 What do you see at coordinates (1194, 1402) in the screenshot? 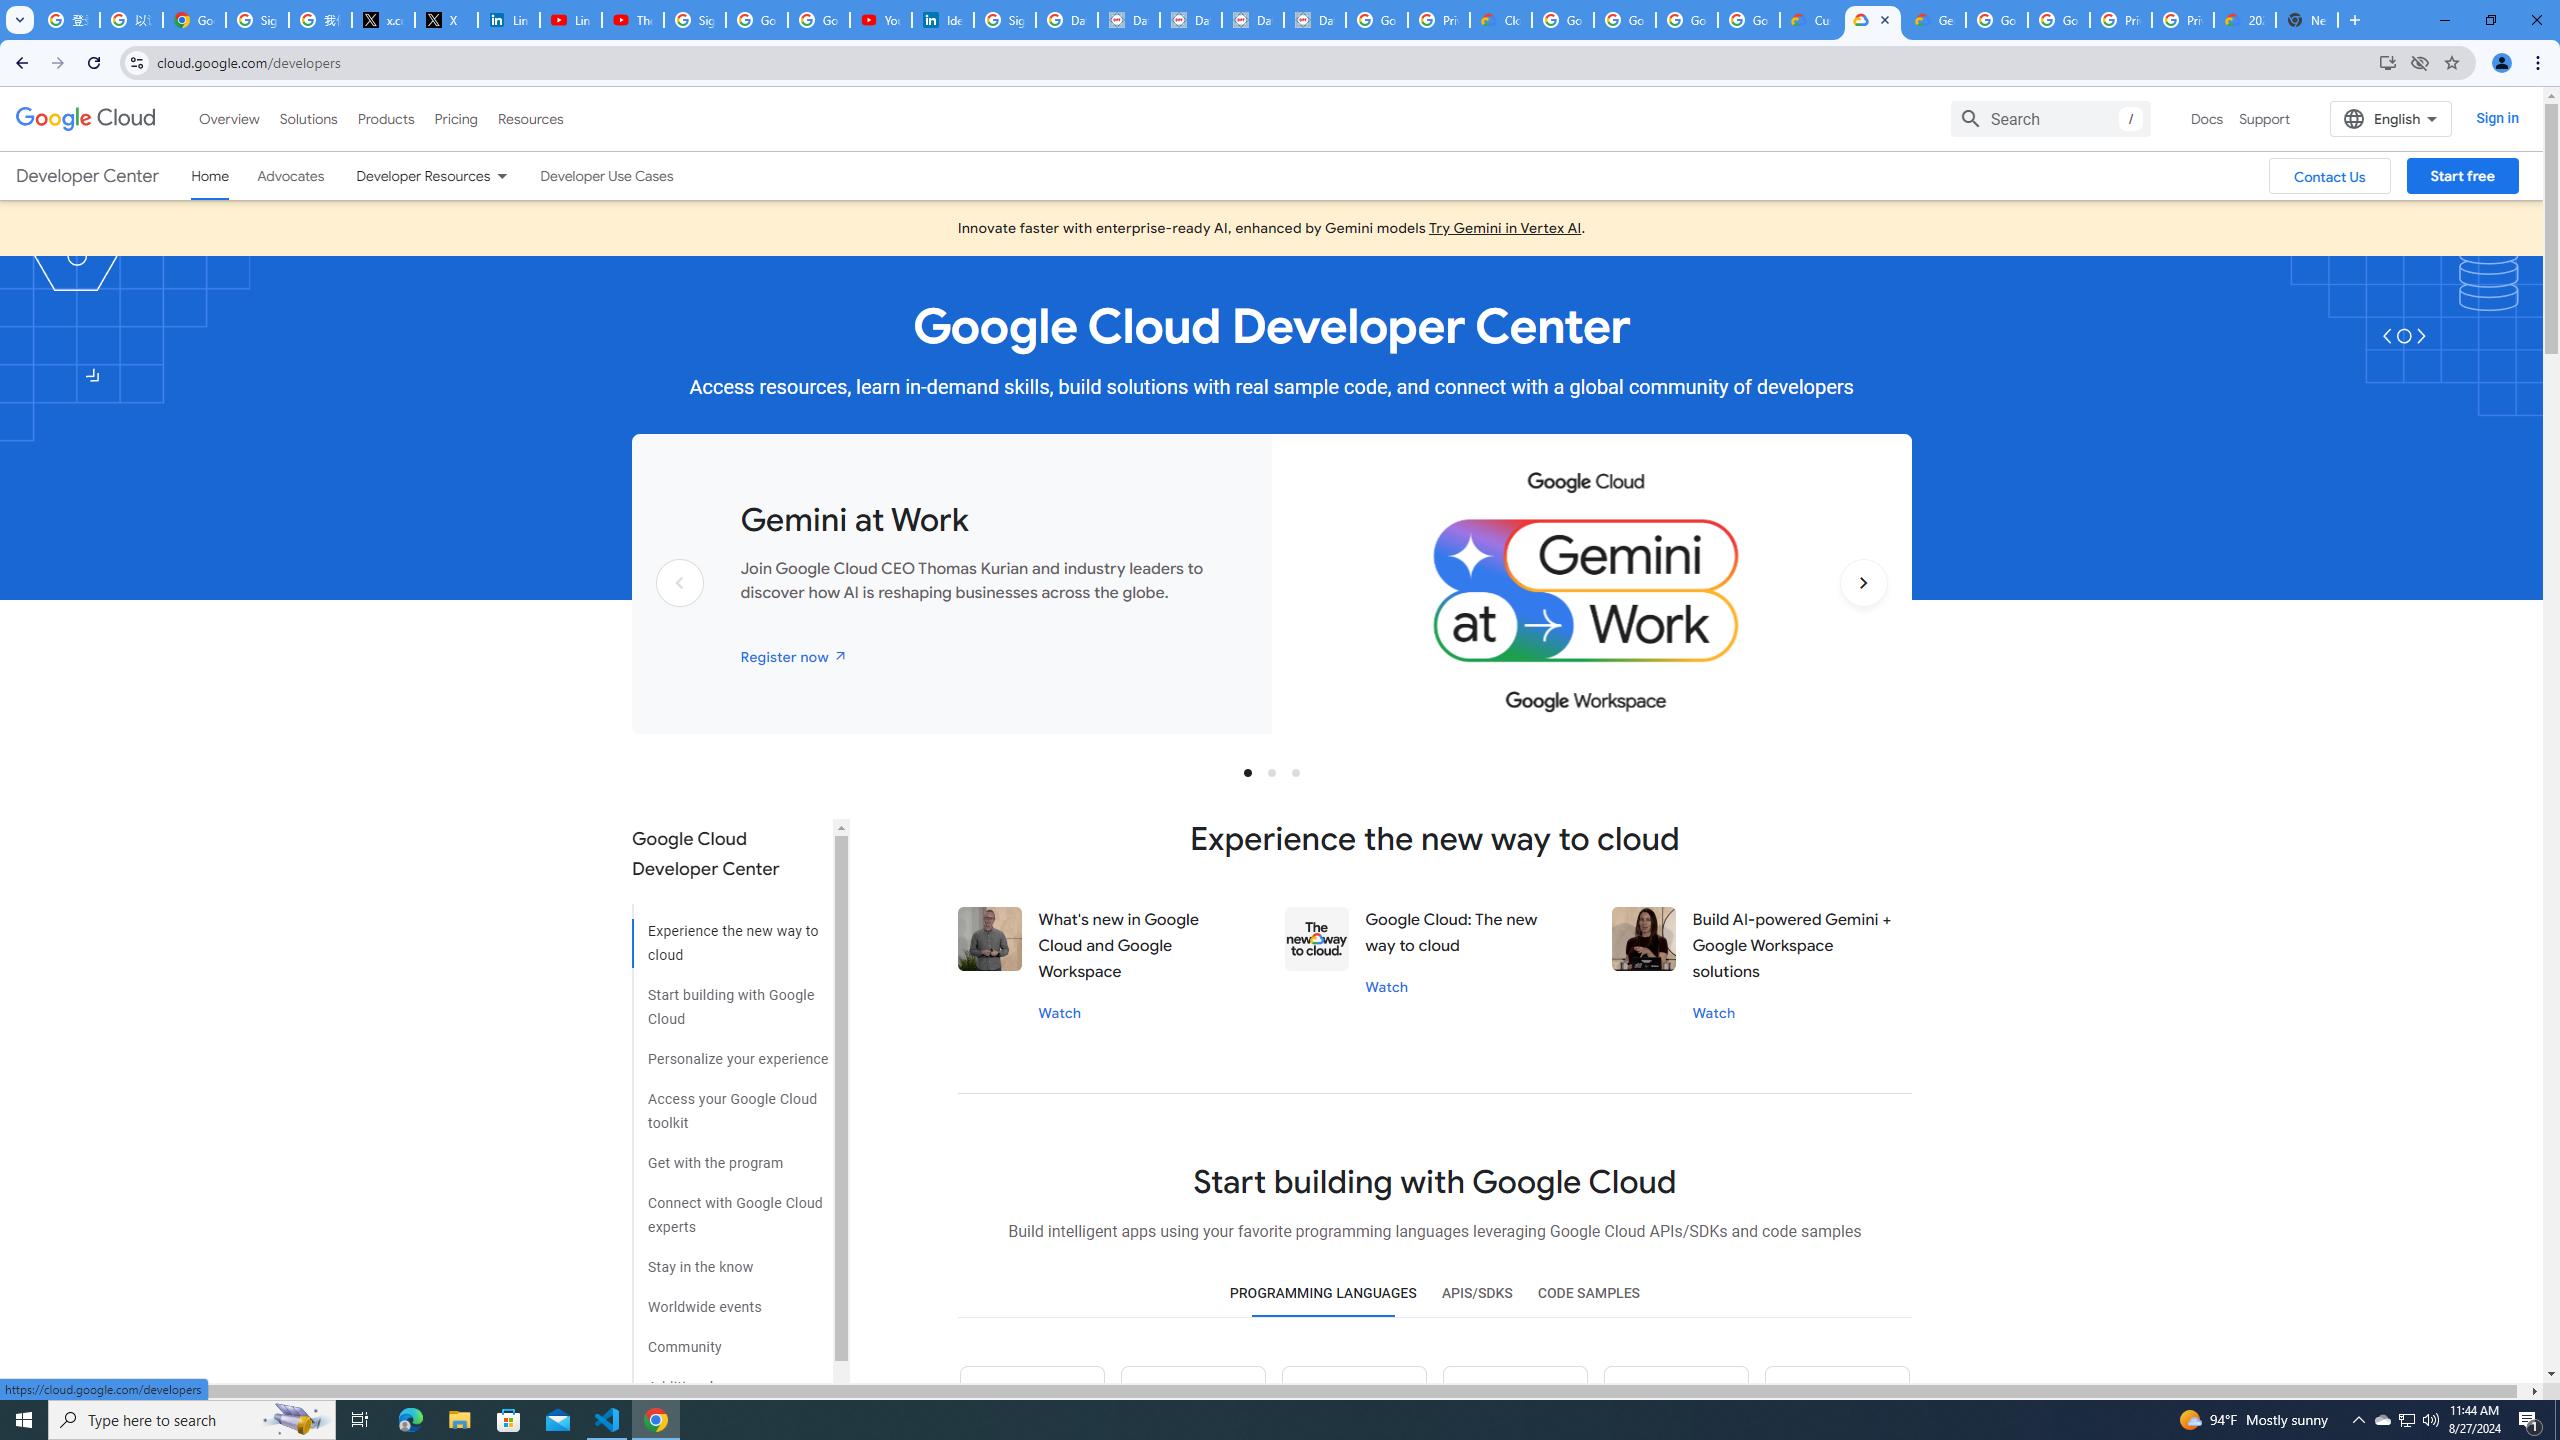
I see `'Java icon'` at bounding box center [1194, 1402].